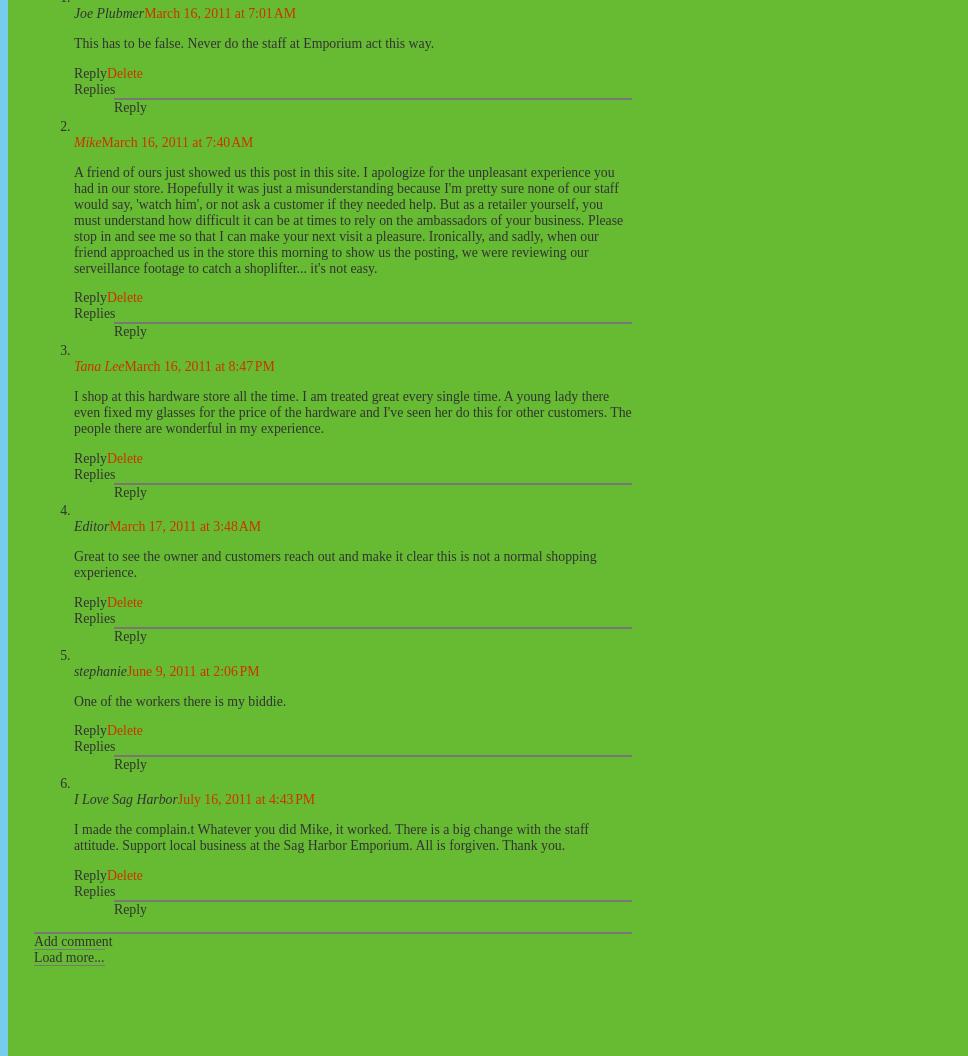  I want to click on 'A friend of ours just showed us this post in this site. I apologize for the unpleasant experience you had in our store. Hopefully it was just a misunderstanding because I'm pretty sure none of our staff would say, 'watch him', or not ask a customer if they needed help. But as a retailer yourself, you must understand how difficult it can be at times to rely on the ambassadors of your business. Please stop in and see me so that I can make your next visit a pleasure. Ironically, and sadly, when our friend approached us in the store this morning to show us the posting, we were reviewing our serveillance footage to catch a shoplifter... it's not easy.', so click(348, 218).